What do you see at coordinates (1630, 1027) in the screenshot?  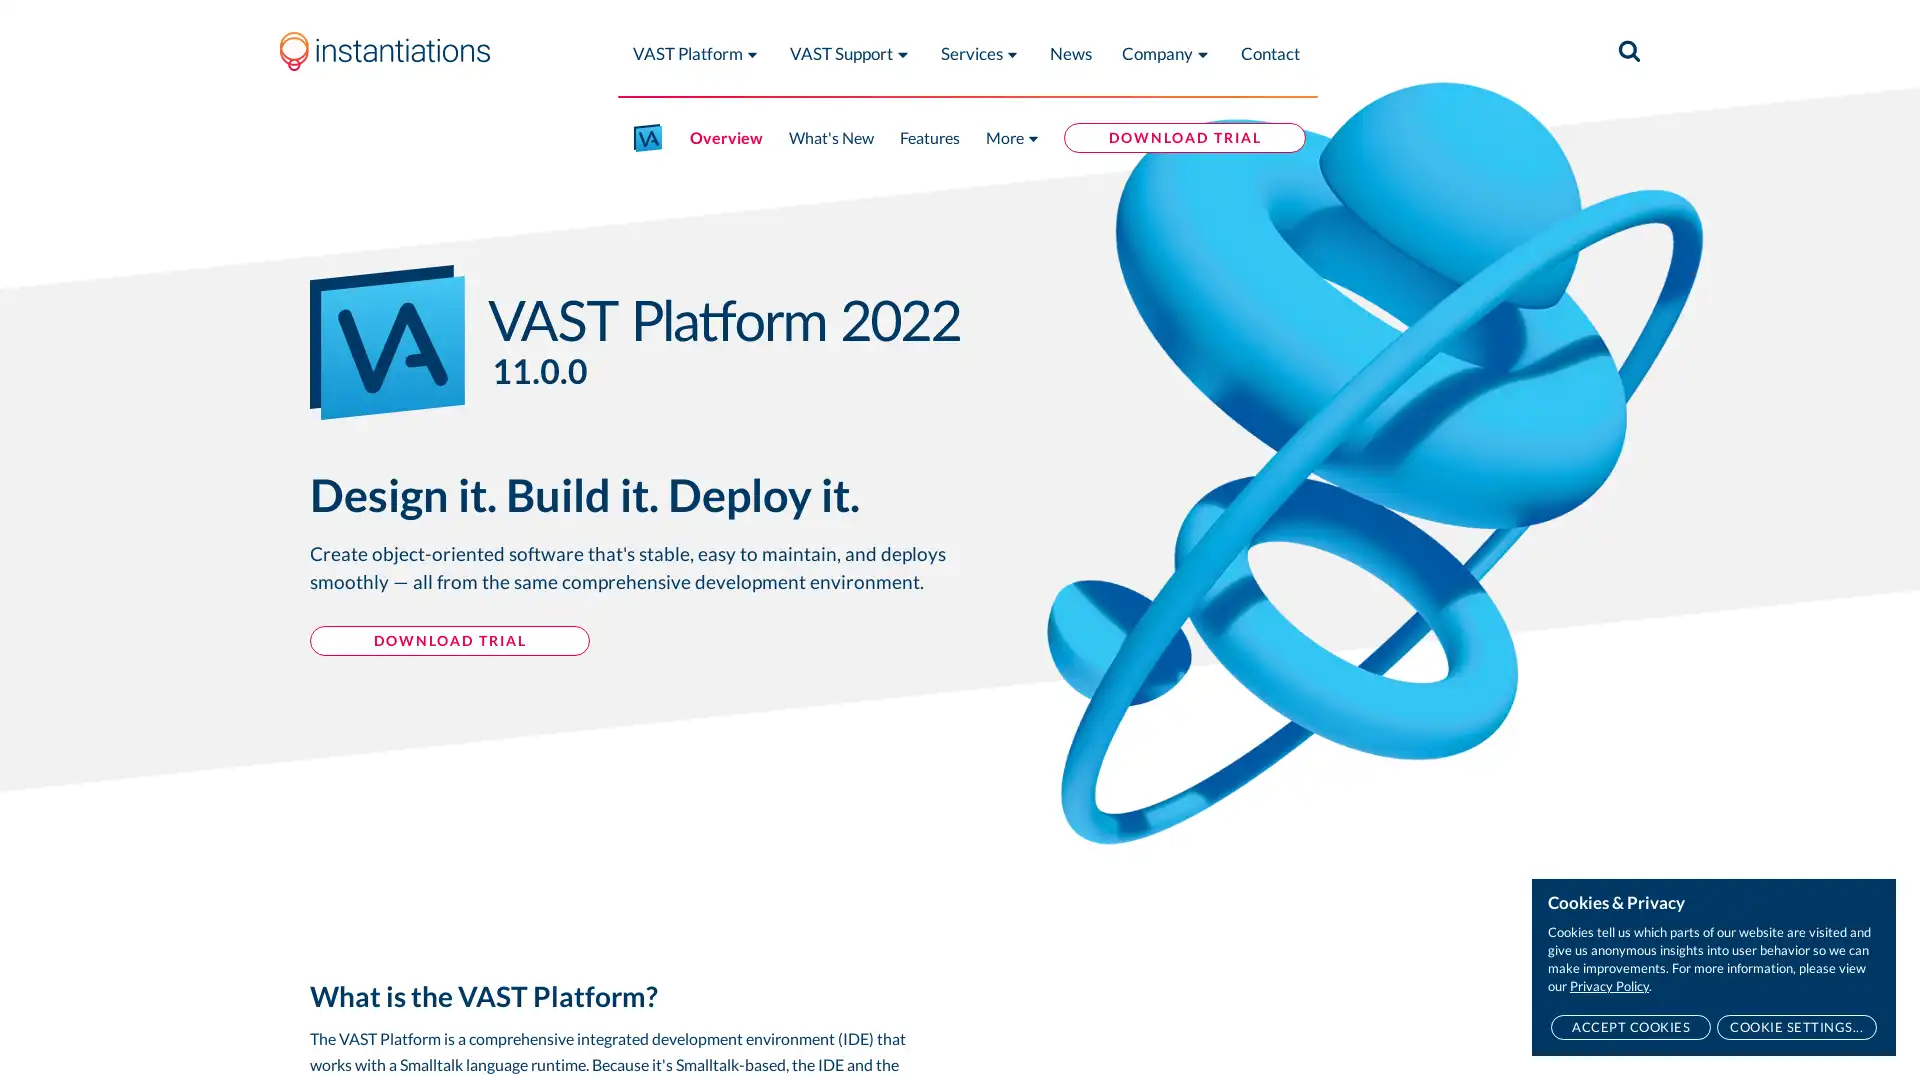 I see `ACCEPT COOKIES` at bounding box center [1630, 1027].